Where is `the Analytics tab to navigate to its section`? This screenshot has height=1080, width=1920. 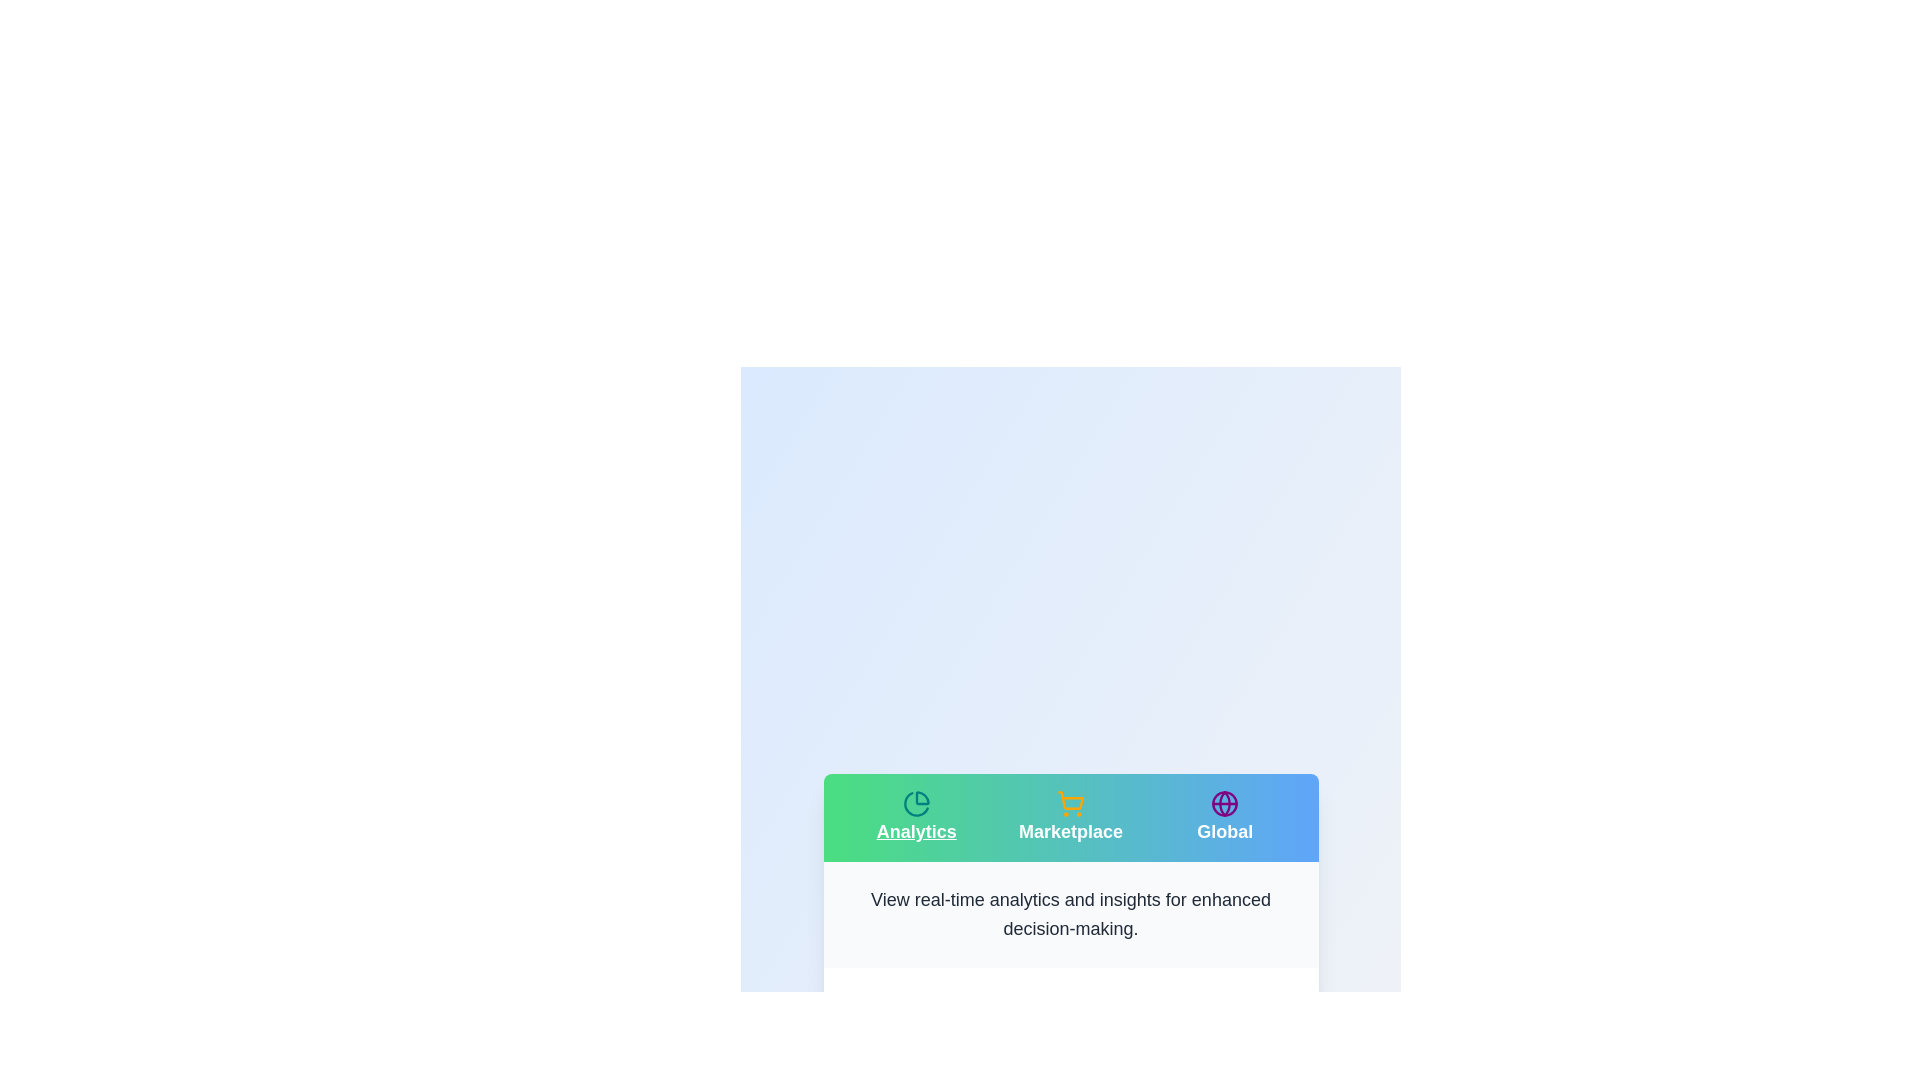 the Analytics tab to navigate to its section is located at coordinates (915, 817).